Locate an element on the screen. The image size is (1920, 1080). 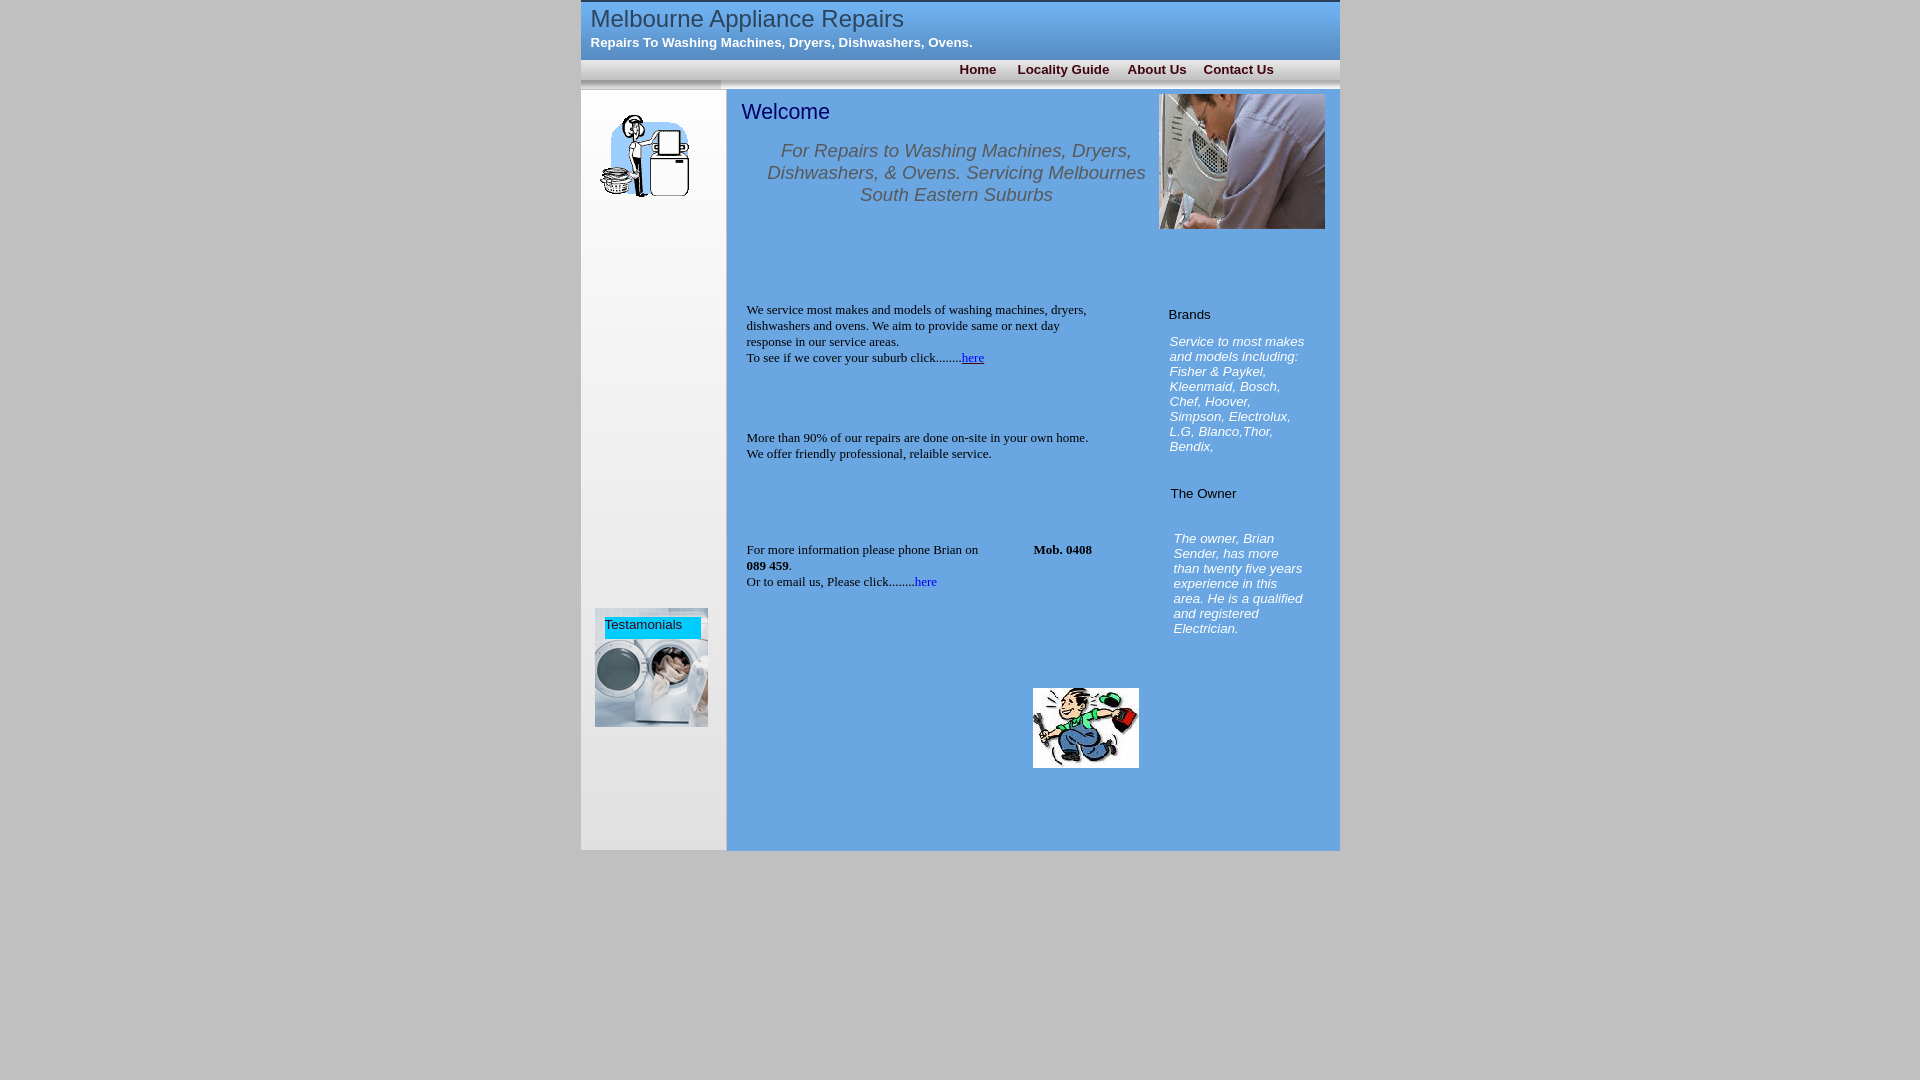
'About Us' is located at coordinates (1157, 68).